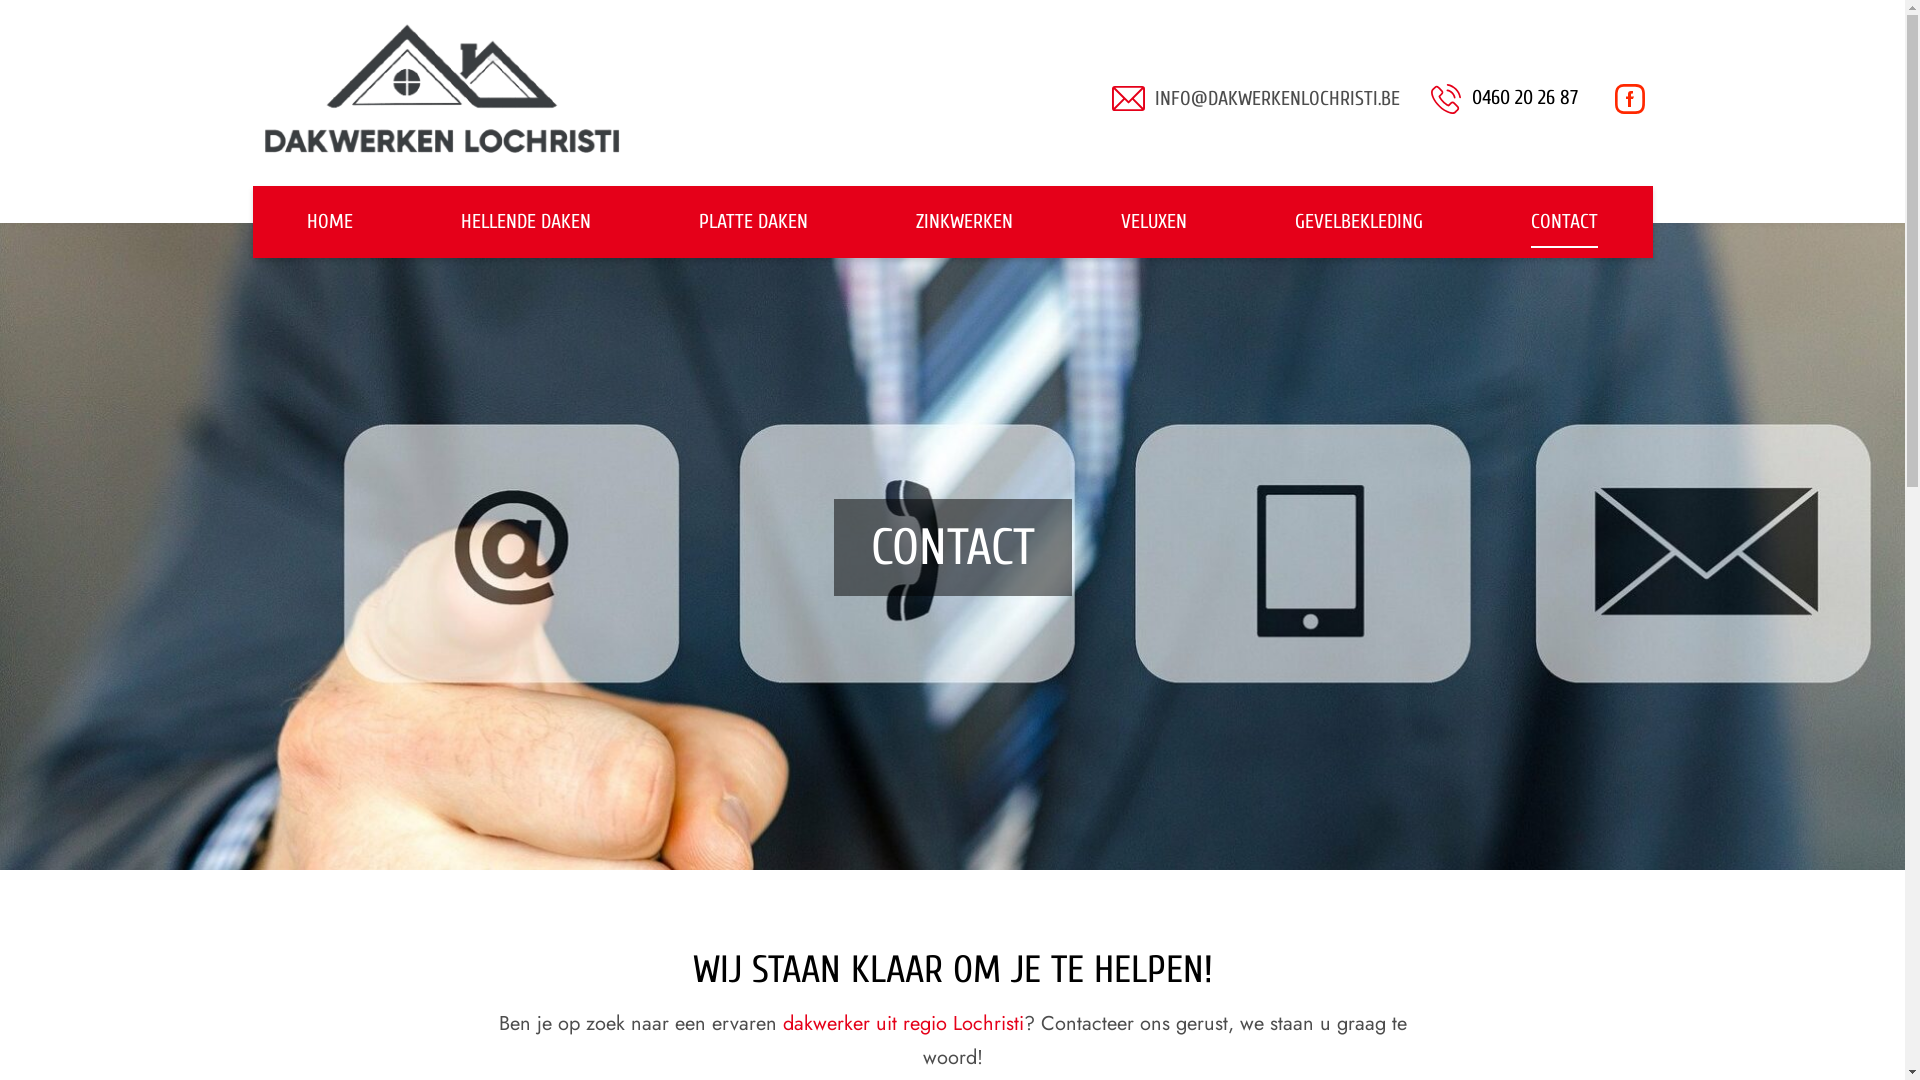 The height and width of the screenshot is (1080, 1920). What do you see at coordinates (752, 222) in the screenshot?
I see `'PLATTE DAKEN'` at bounding box center [752, 222].